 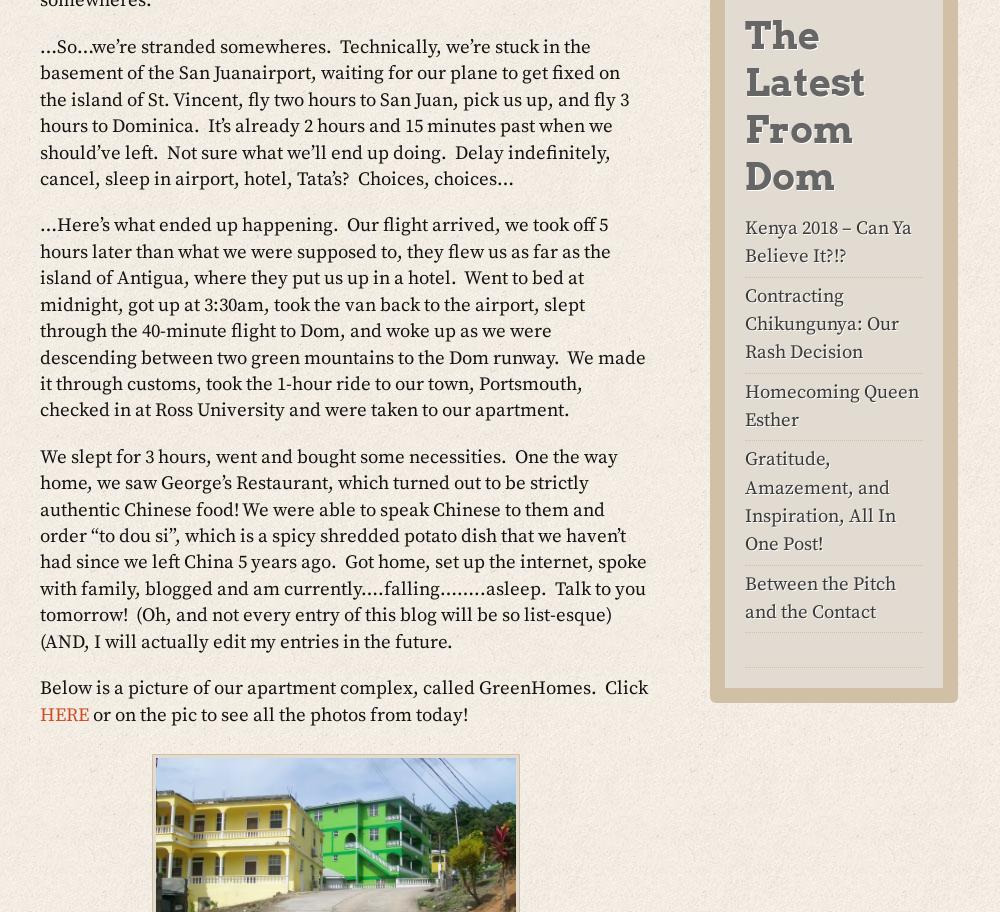 What do you see at coordinates (819, 500) in the screenshot?
I see `'Gratitude, Amazement, and Inspiration, All In One Post!'` at bounding box center [819, 500].